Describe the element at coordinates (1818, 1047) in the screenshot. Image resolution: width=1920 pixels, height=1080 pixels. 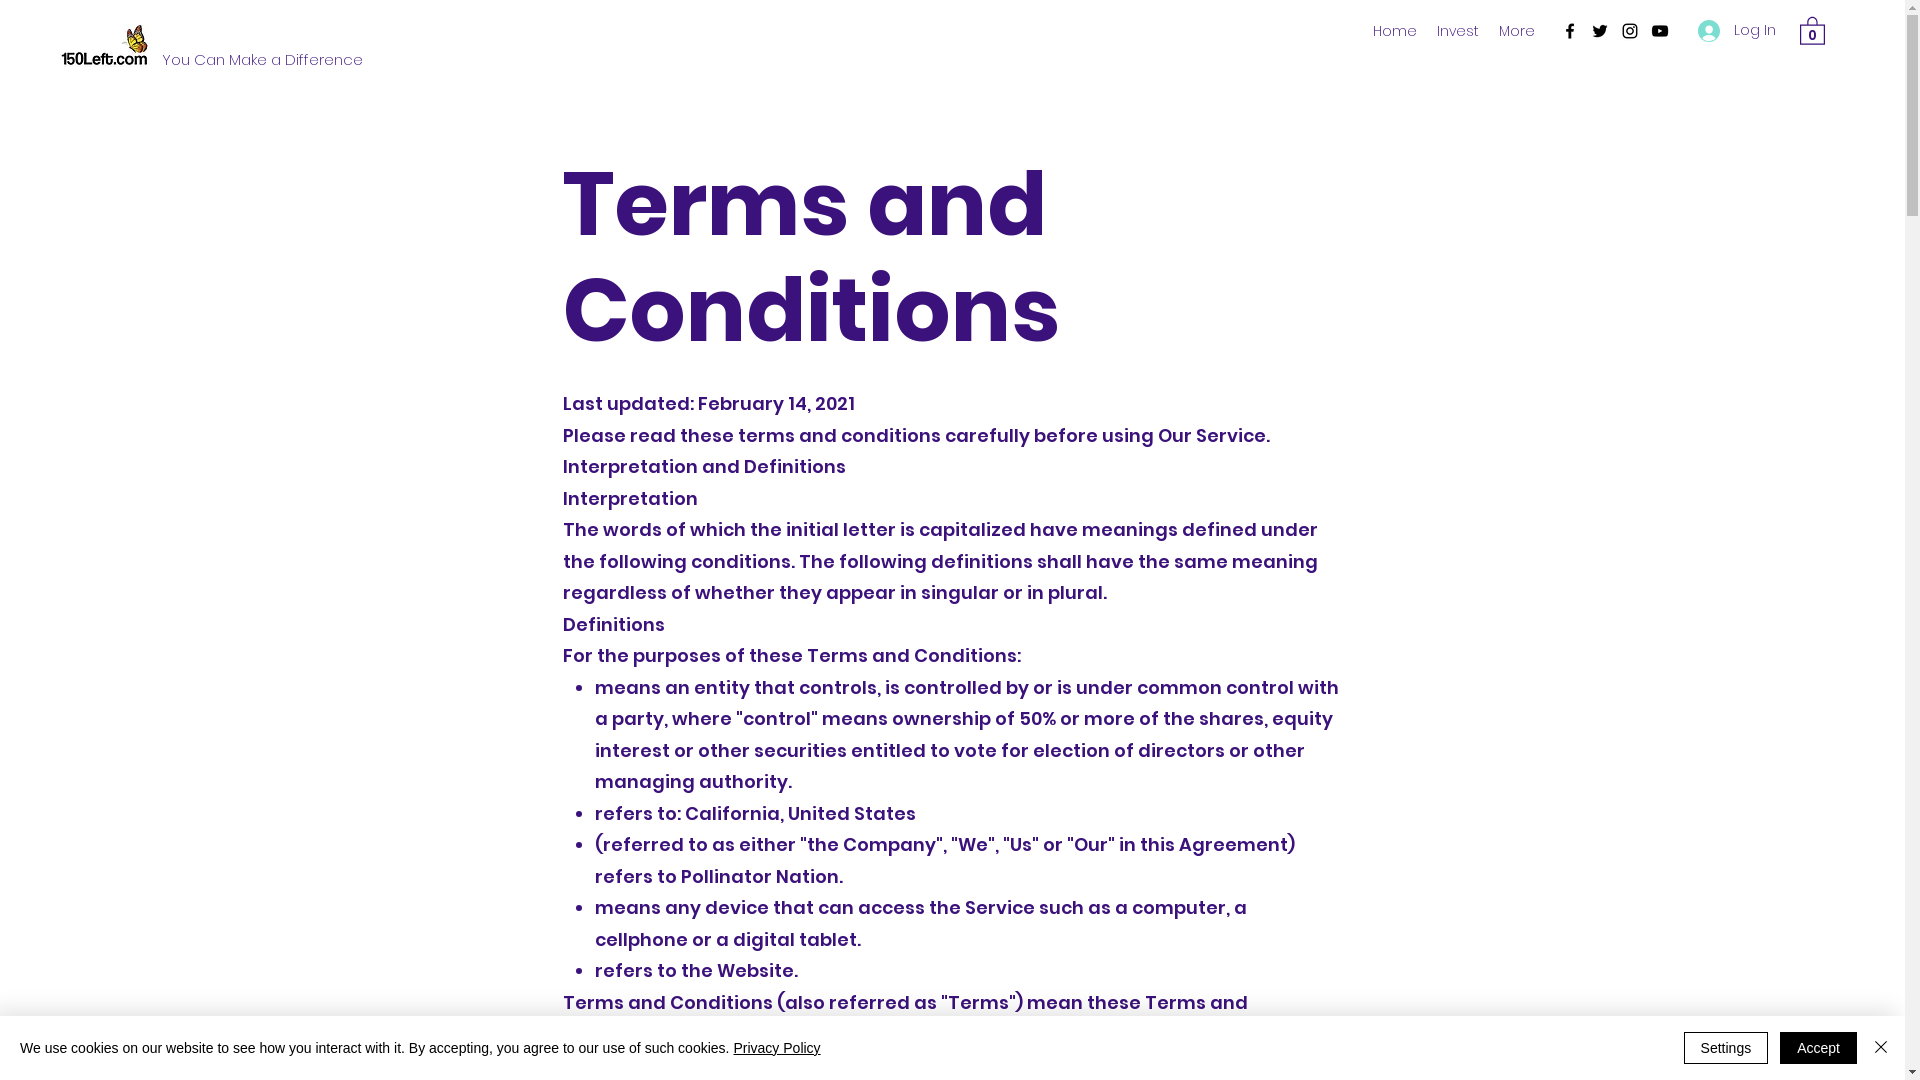
I see `'Accept'` at that location.